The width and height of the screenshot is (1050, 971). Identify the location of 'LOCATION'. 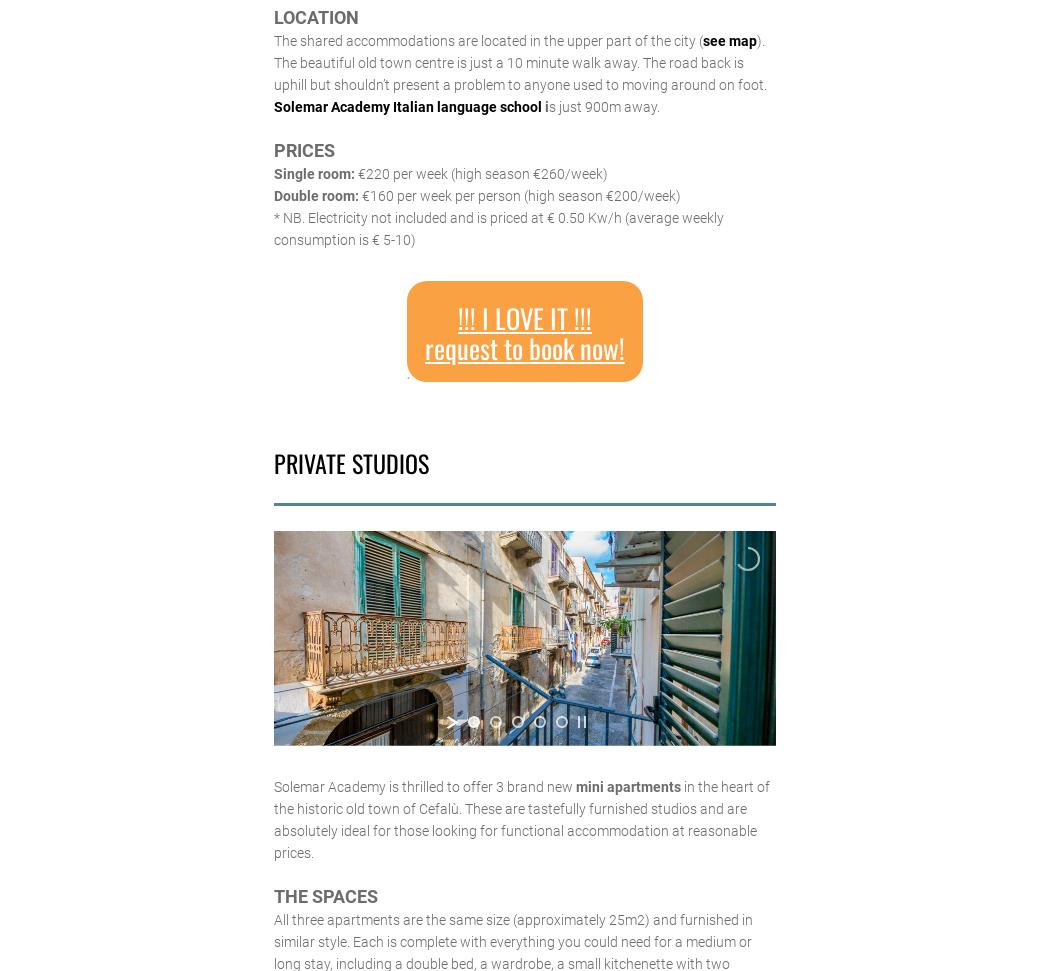
(315, 16).